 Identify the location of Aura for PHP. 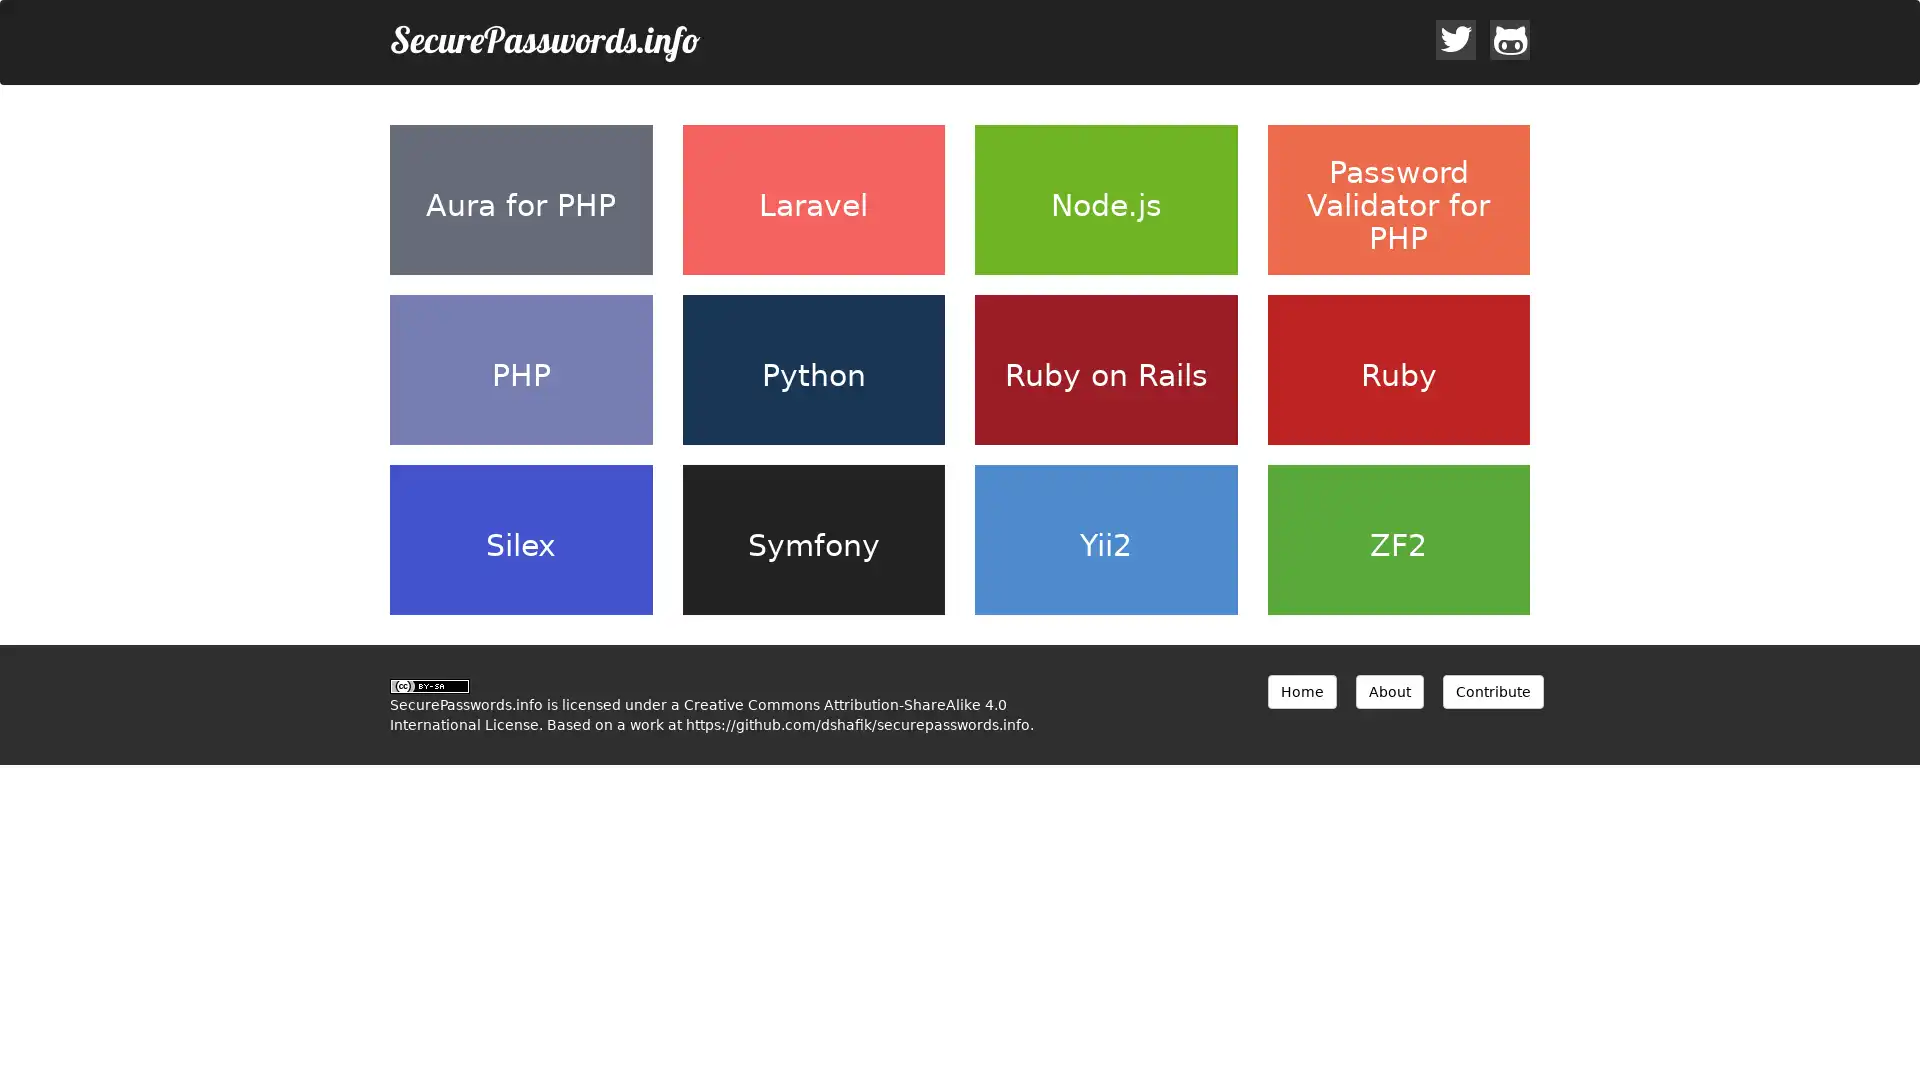
(521, 200).